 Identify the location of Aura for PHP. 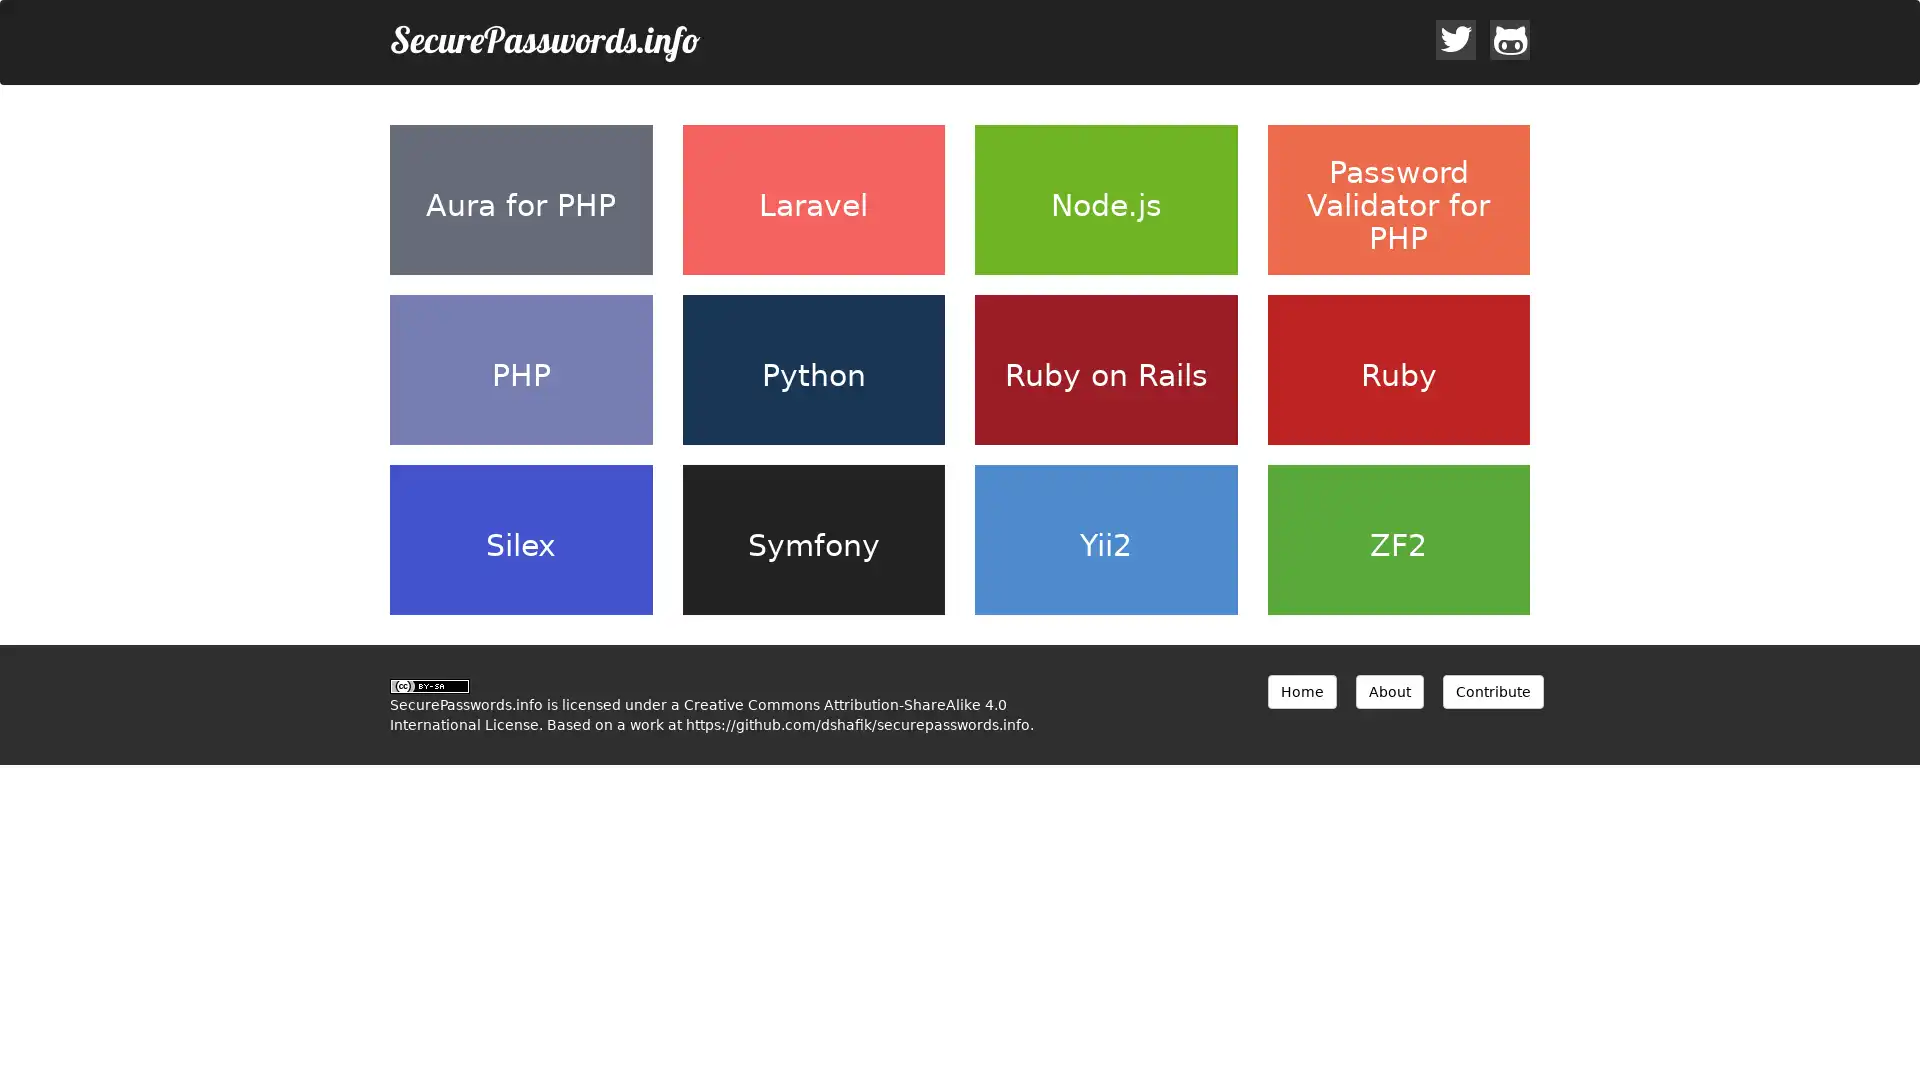
(521, 200).